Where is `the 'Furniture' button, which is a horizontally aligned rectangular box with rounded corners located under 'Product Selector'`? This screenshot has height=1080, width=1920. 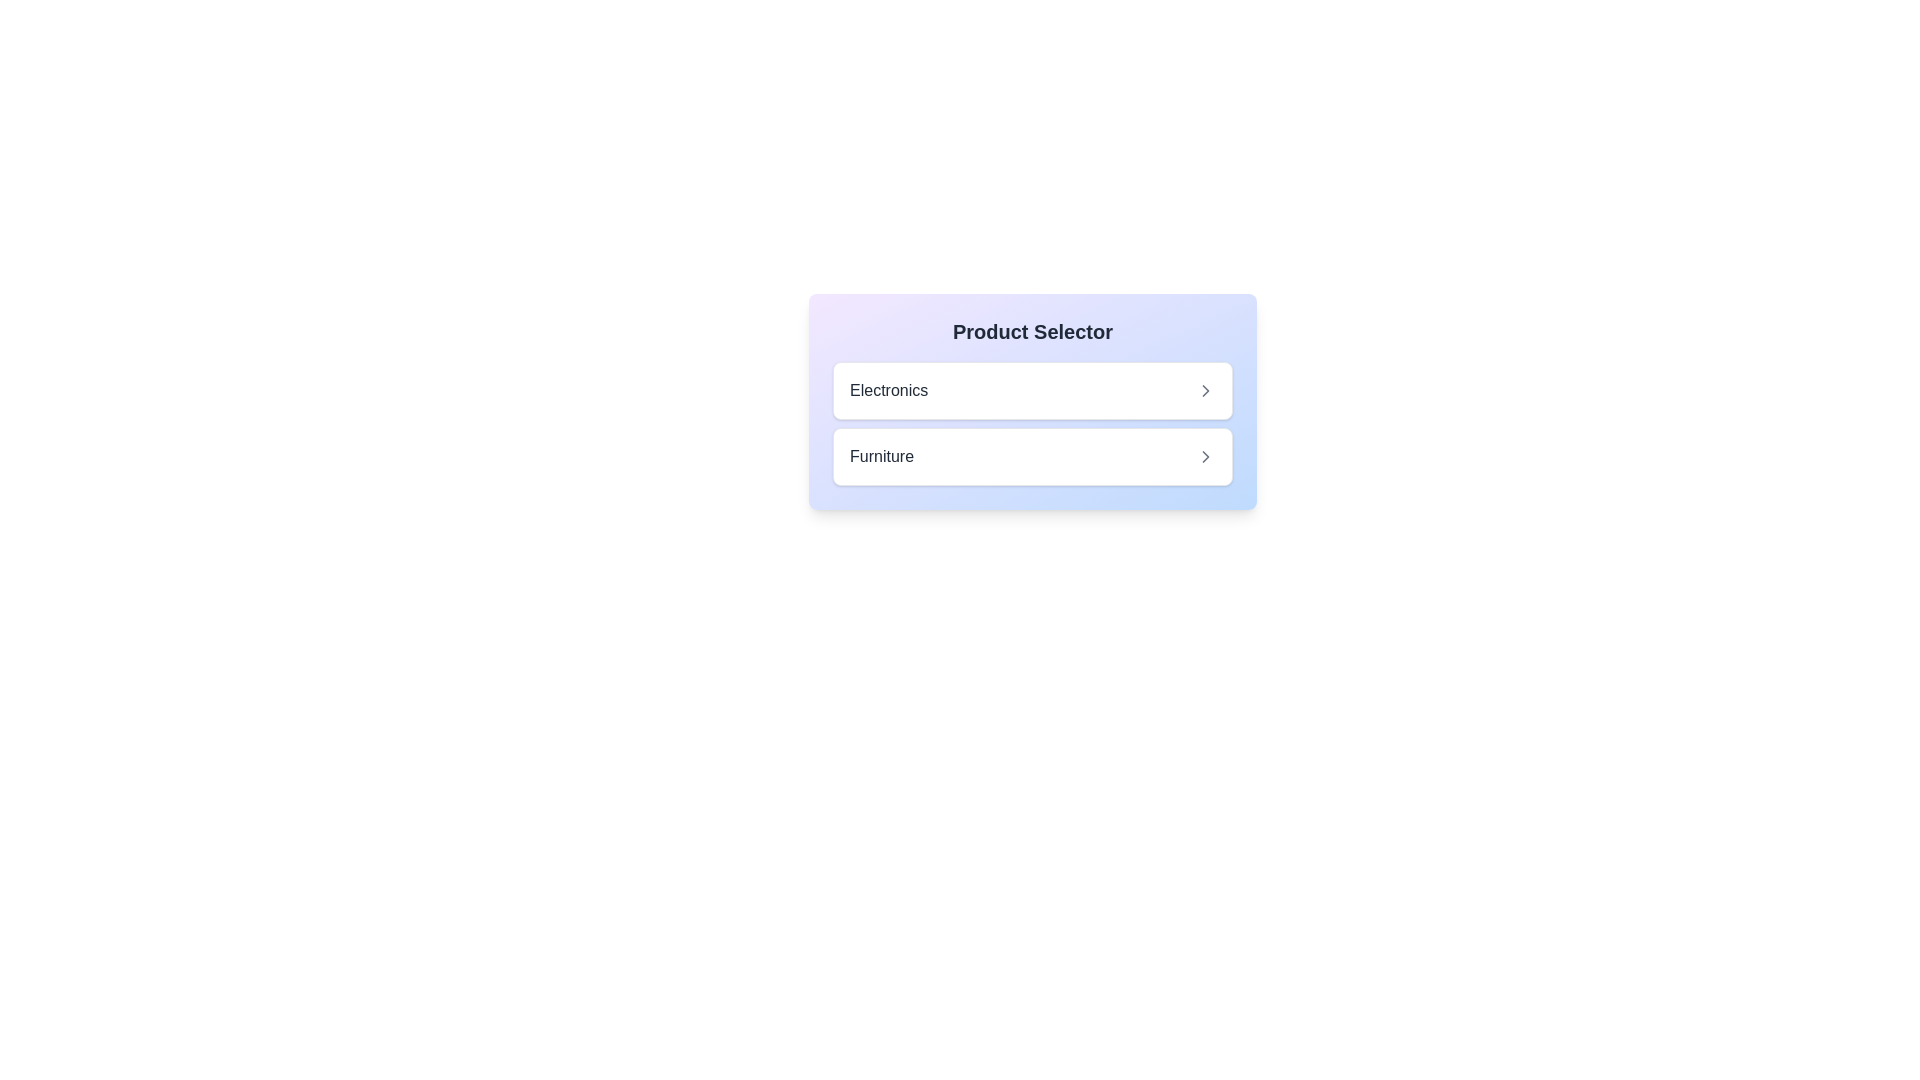
the 'Furniture' button, which is a horizontally aligned rectangular box with rounded corners located under 'Product Selector' is located at coordinates (1032, 456).